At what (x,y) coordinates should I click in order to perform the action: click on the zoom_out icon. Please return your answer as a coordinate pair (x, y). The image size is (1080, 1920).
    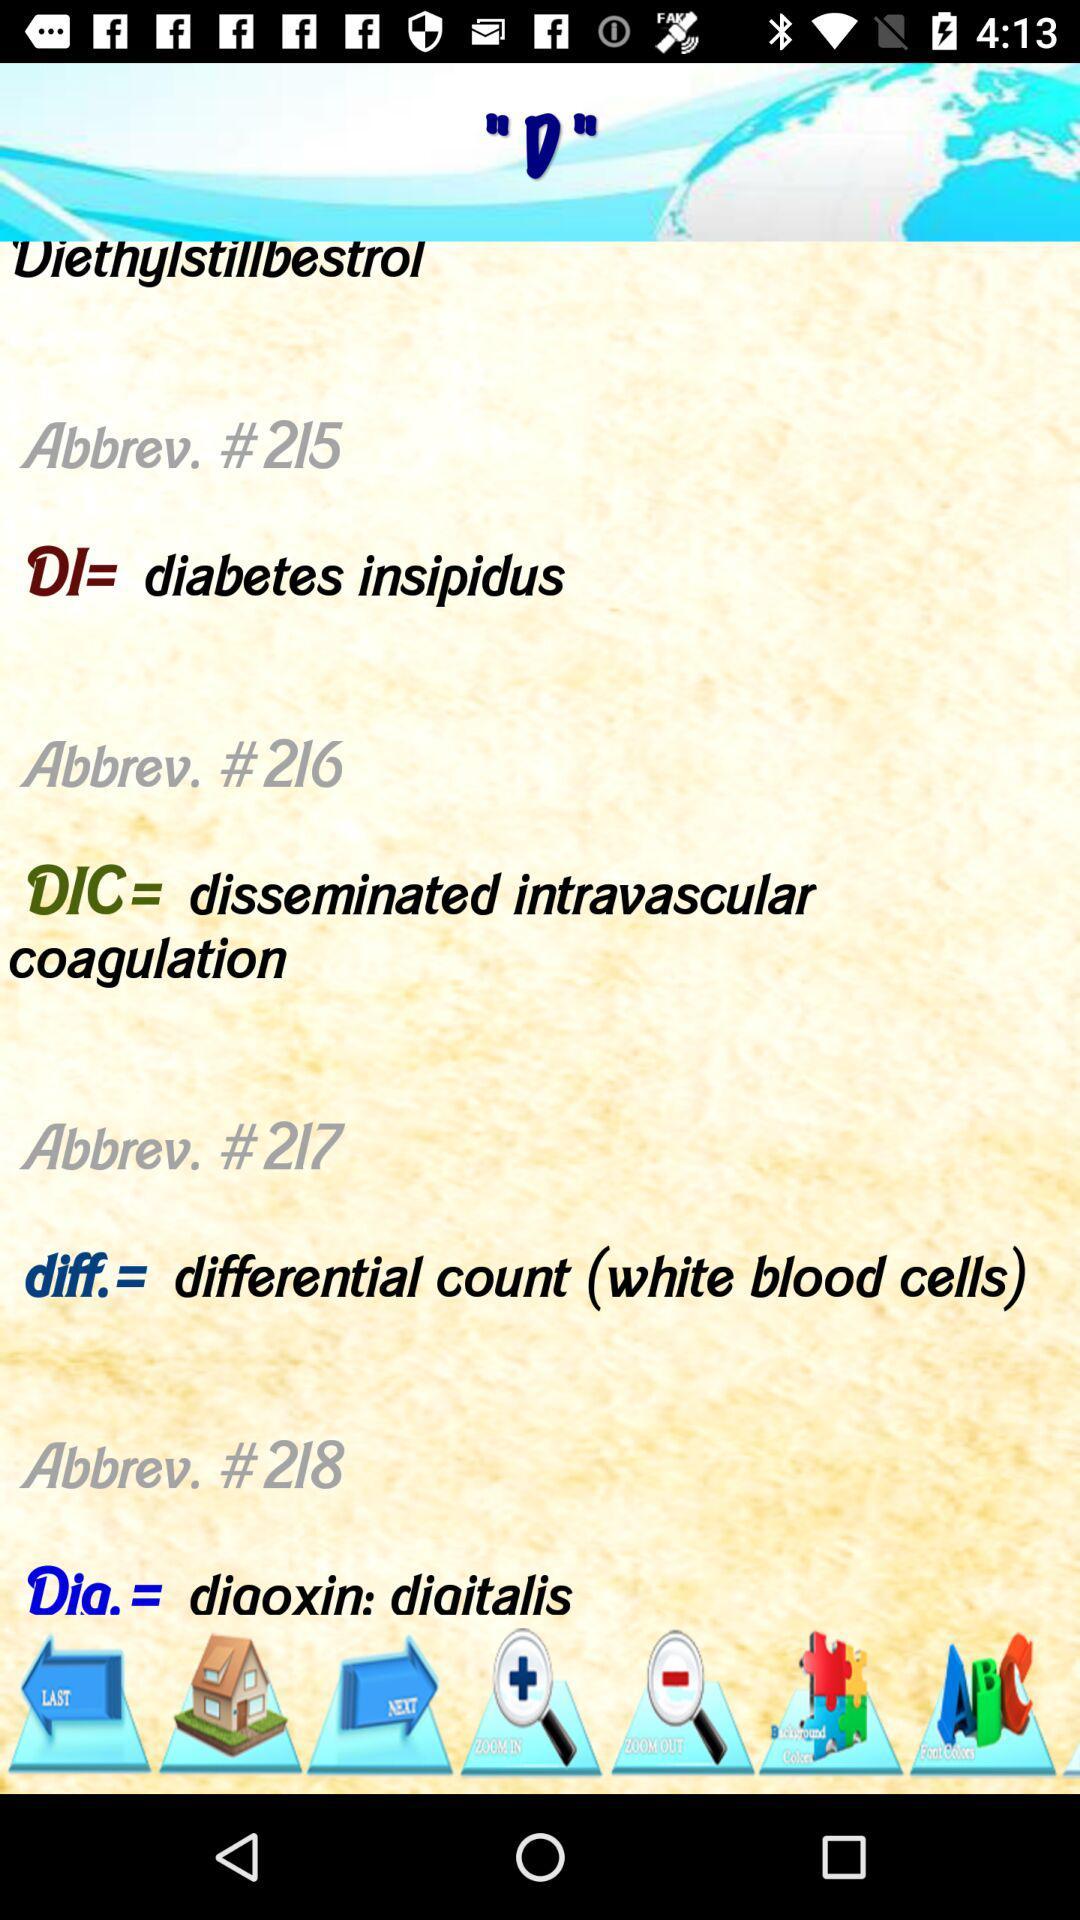
    Looking at the image, I should click on (680, 1702).